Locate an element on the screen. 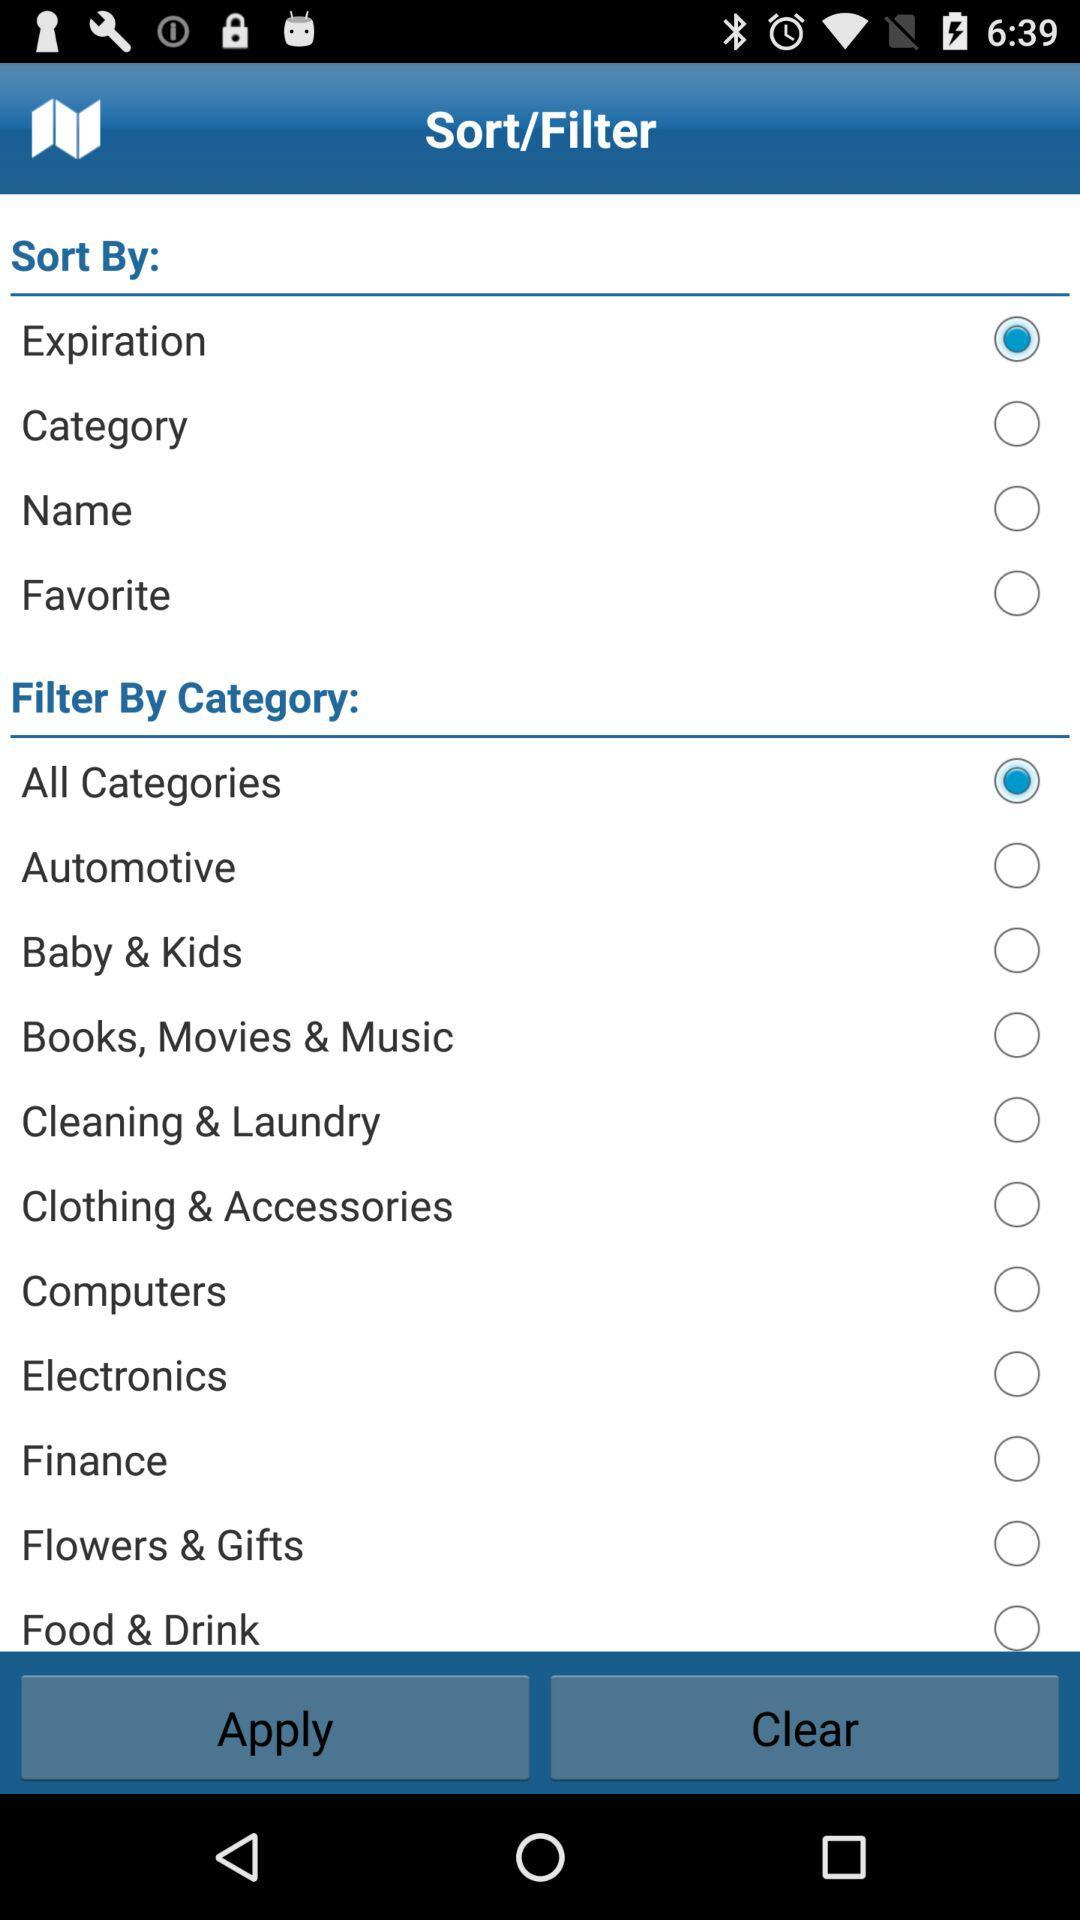  icon above sort by: is located at coordinates (64, 127).